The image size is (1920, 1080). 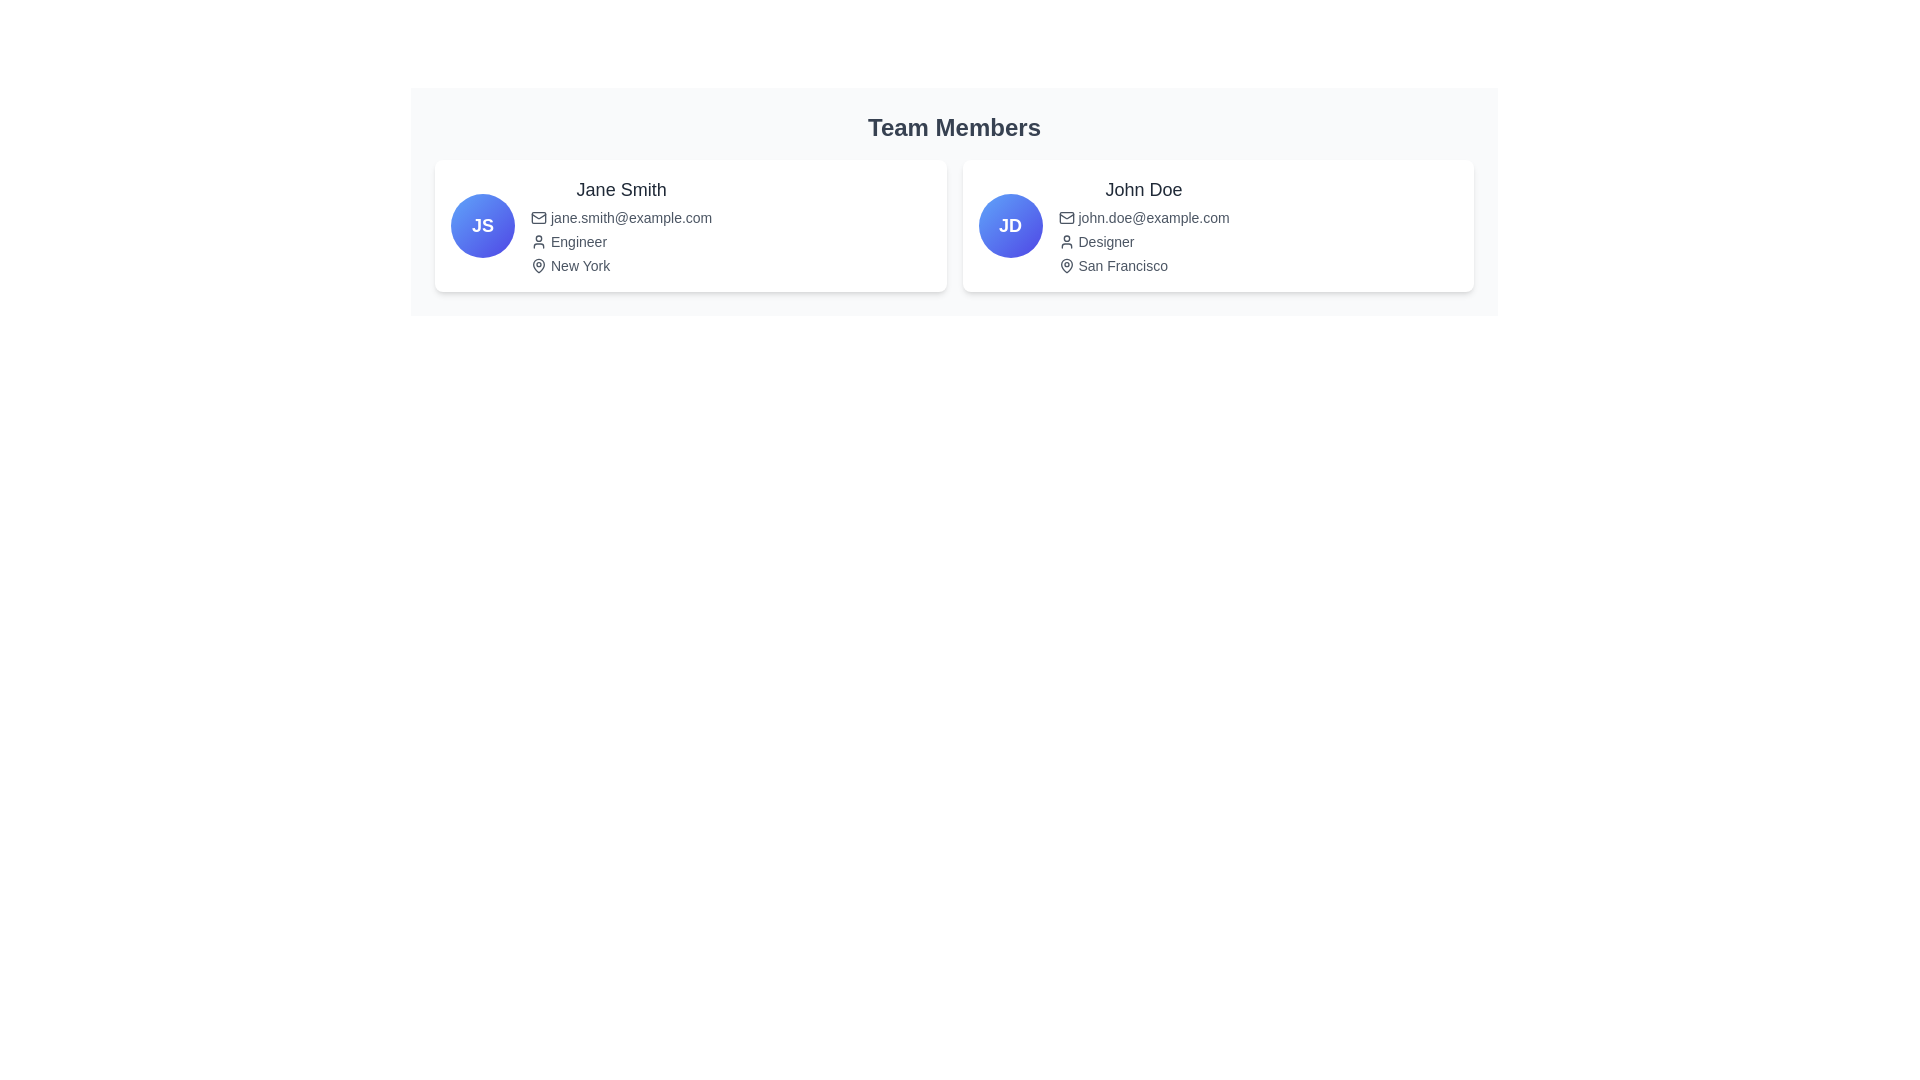 I want to click on the text label 'San Francisco' with the pin icon, which is located below the text 'Designer' in the card of 'John Doe', so click(x=1144, y=265).